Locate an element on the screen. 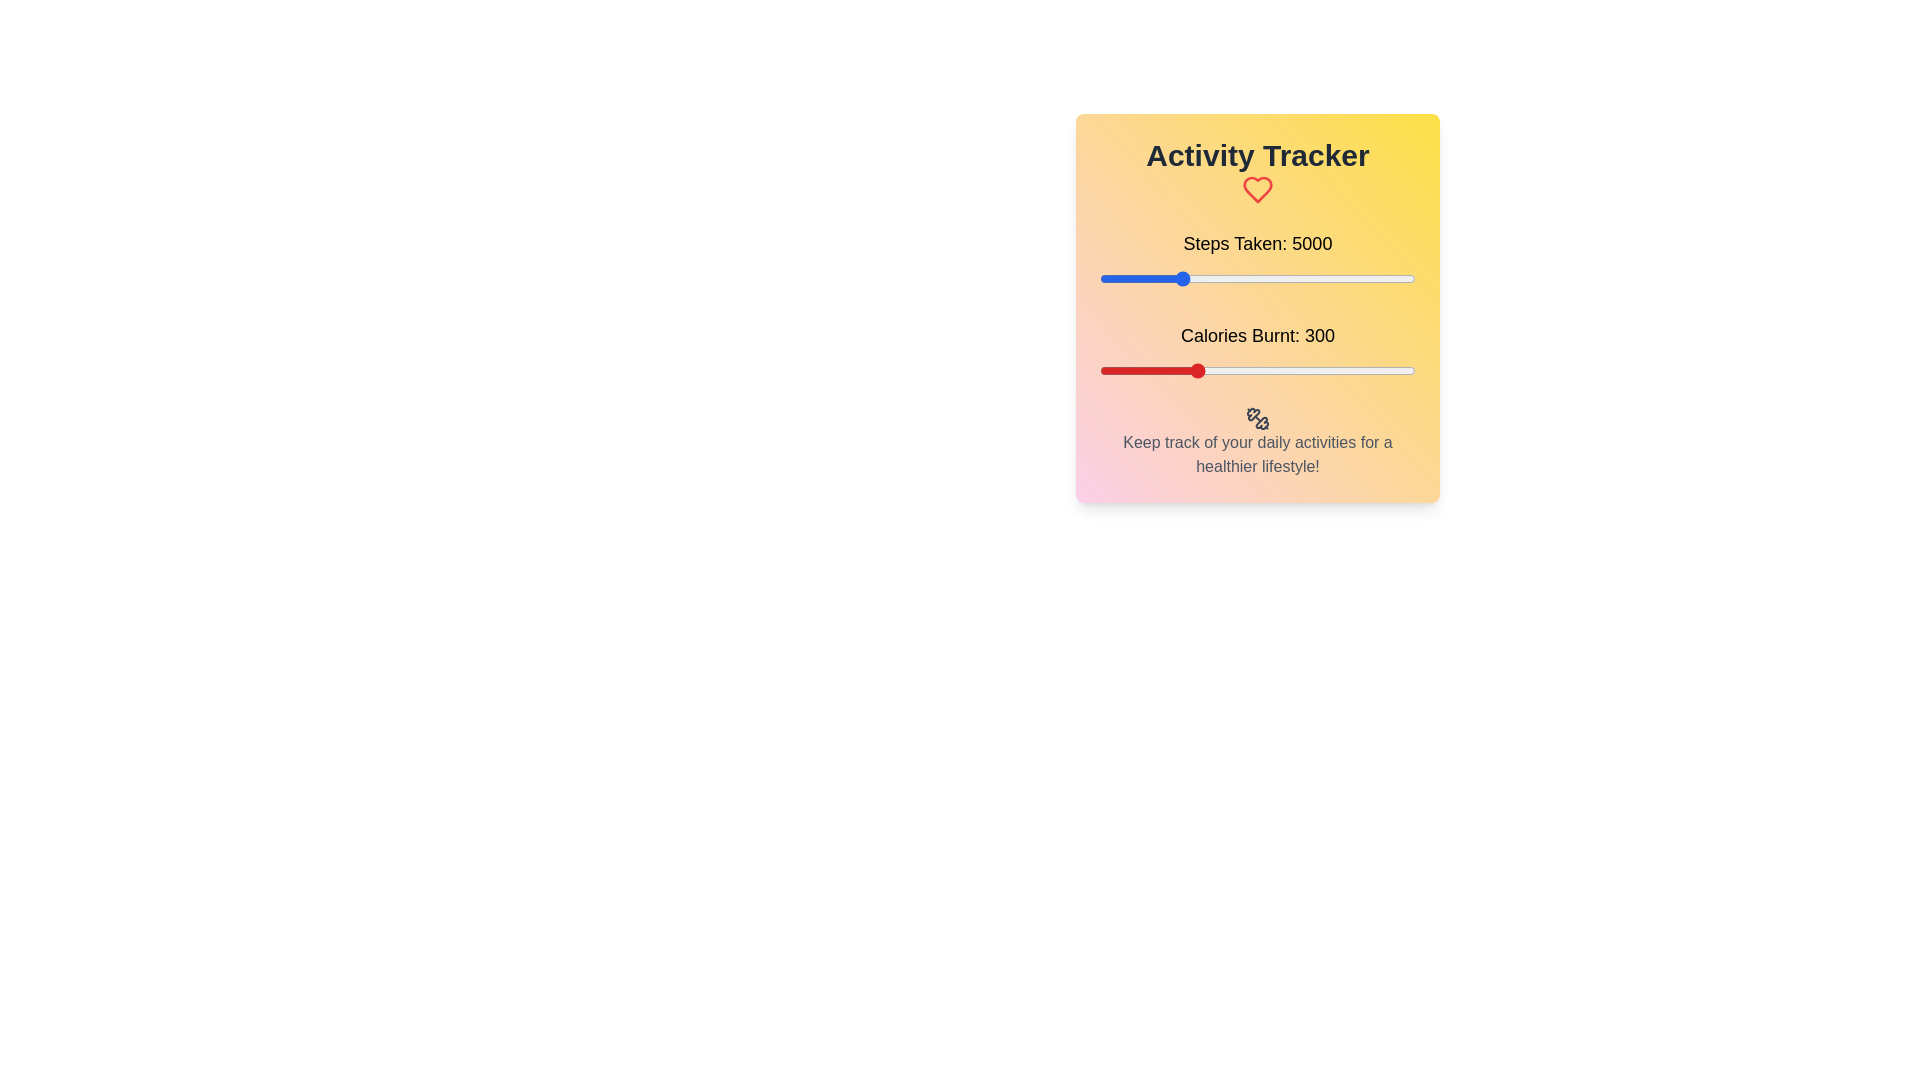 This screenshot has height=1080, width=1920. steps taken is located at coordinates (1347, 278).